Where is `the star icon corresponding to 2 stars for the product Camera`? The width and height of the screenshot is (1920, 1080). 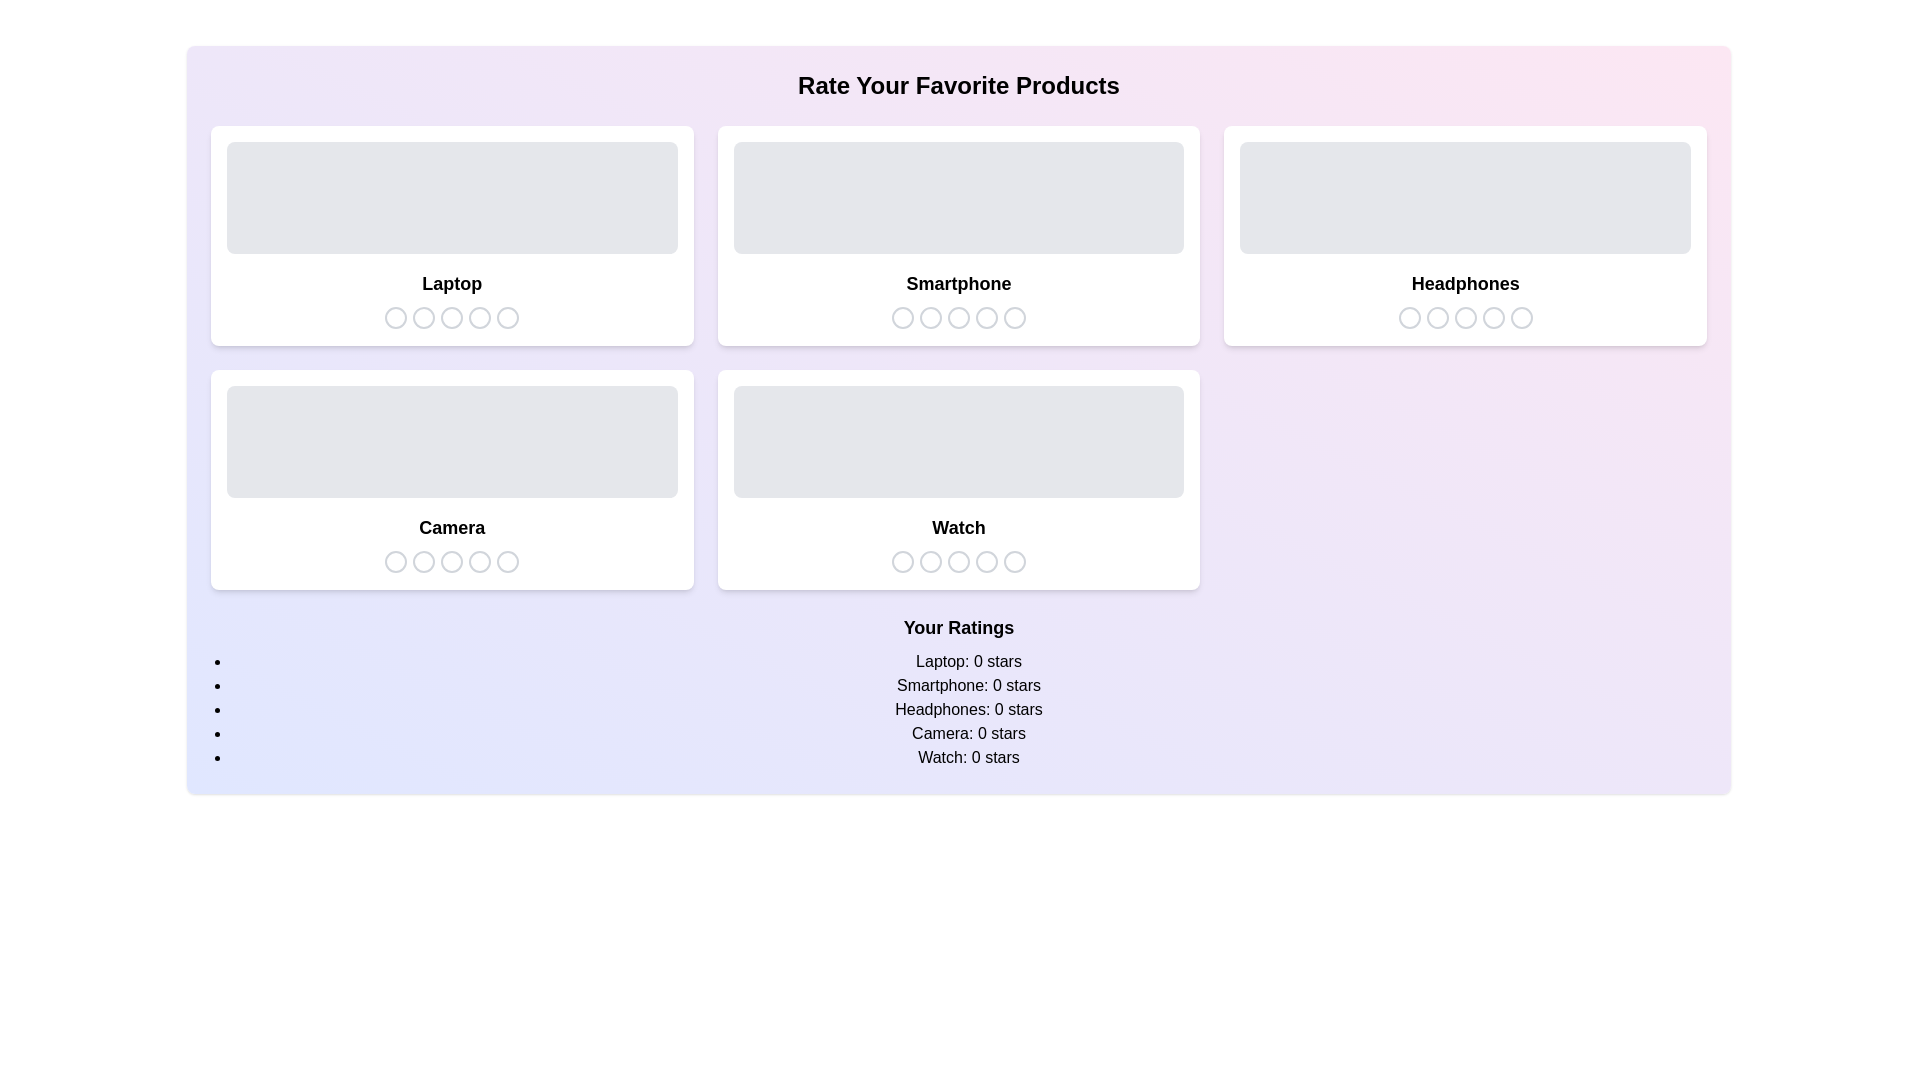 the star icon corresponding to 2 stars for the product Camera is located at coordinates (422, 562).